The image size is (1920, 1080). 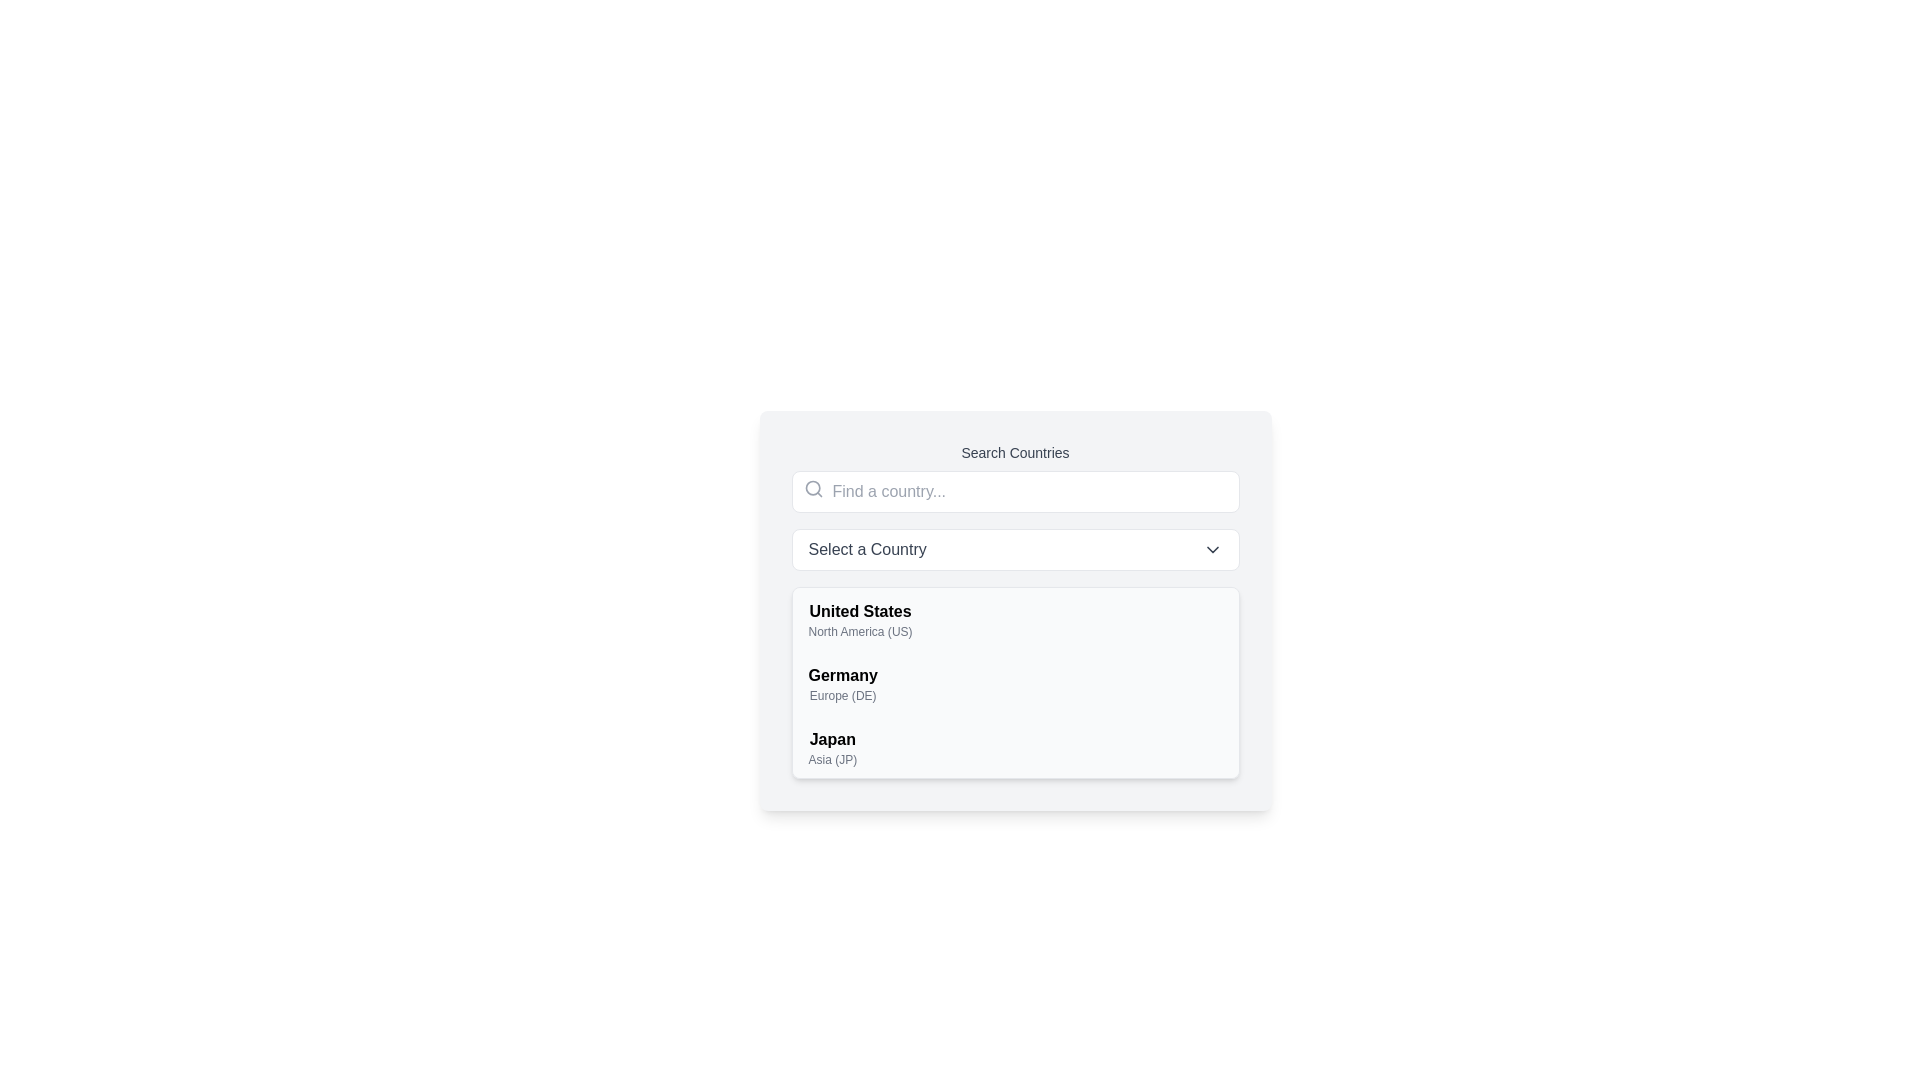 I want to click on the decorative graphical element within the circular part of the magnifying glass icon, located to the left of the 'Find a country...' placeholder text in the search field, so click(x=812, y=488).